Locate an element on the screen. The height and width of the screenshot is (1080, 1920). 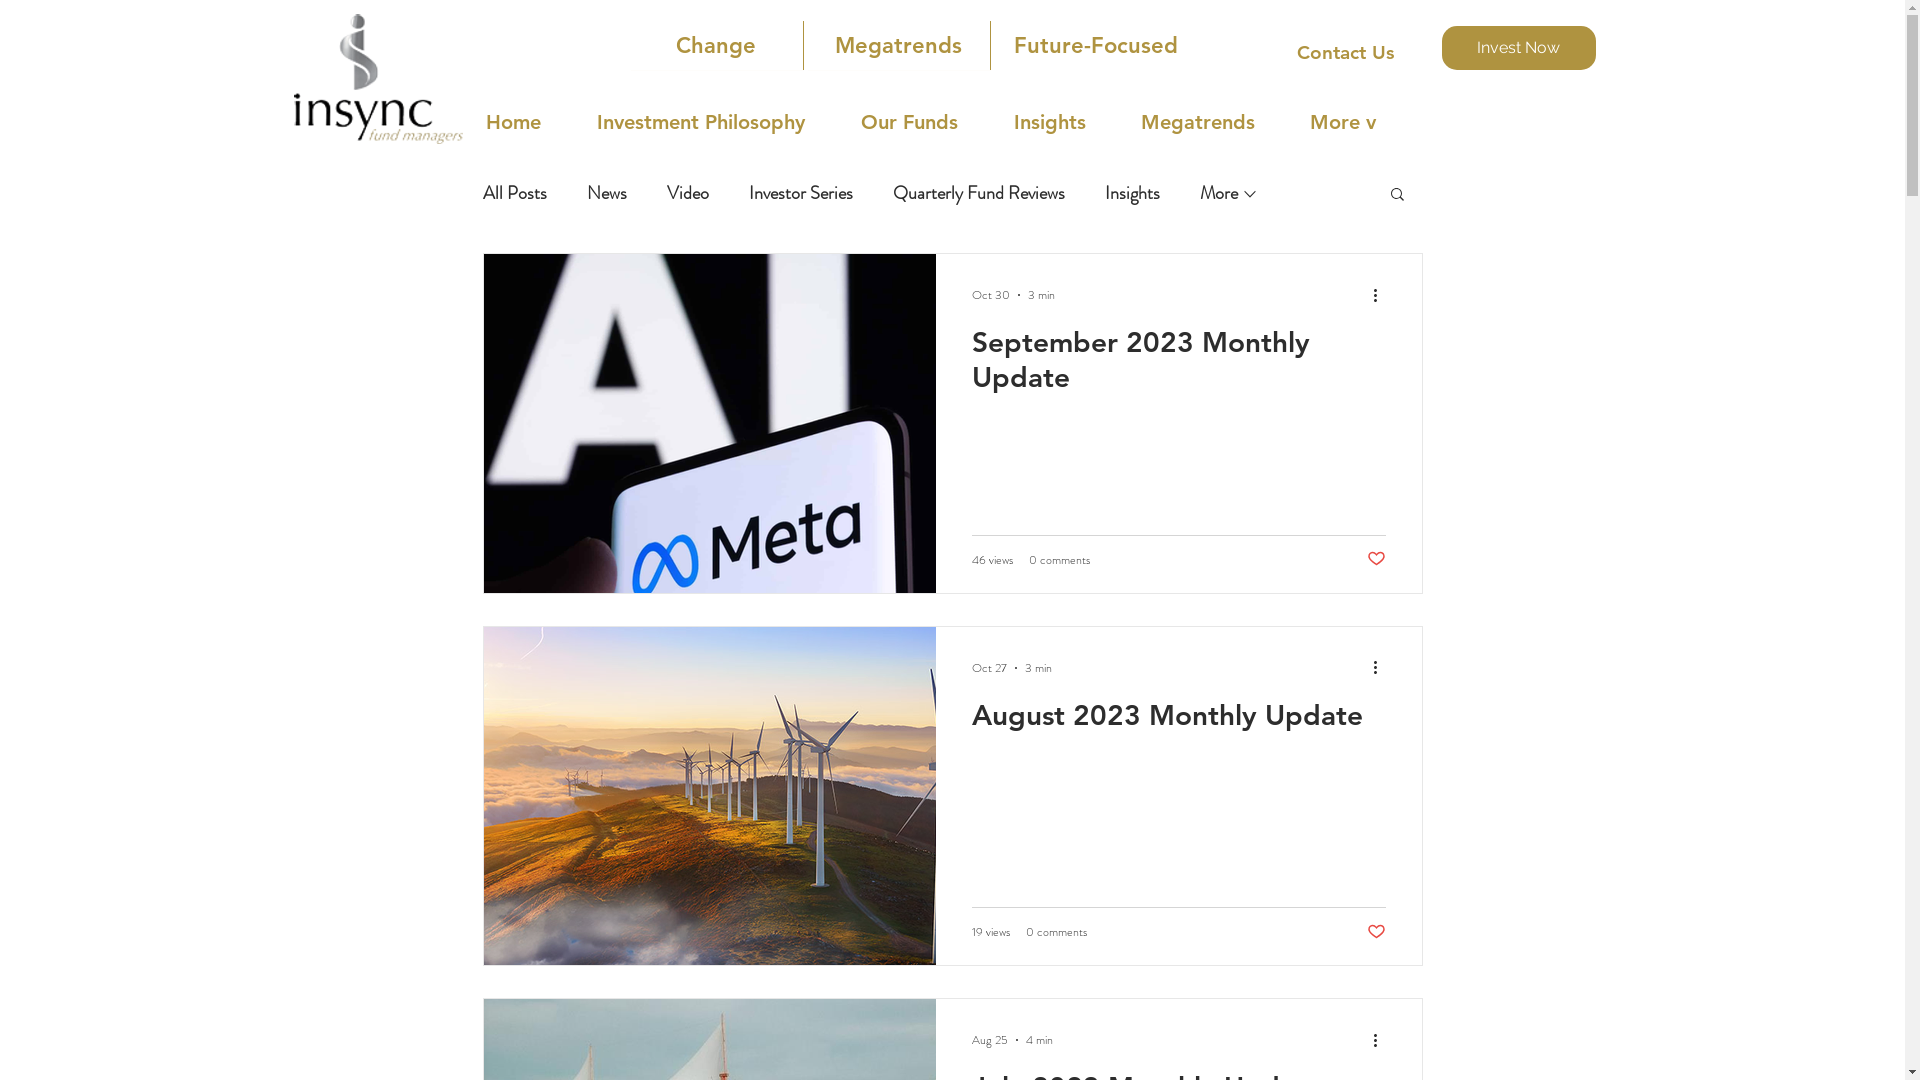
'0 comments' is located at coordinates (1057, 559).